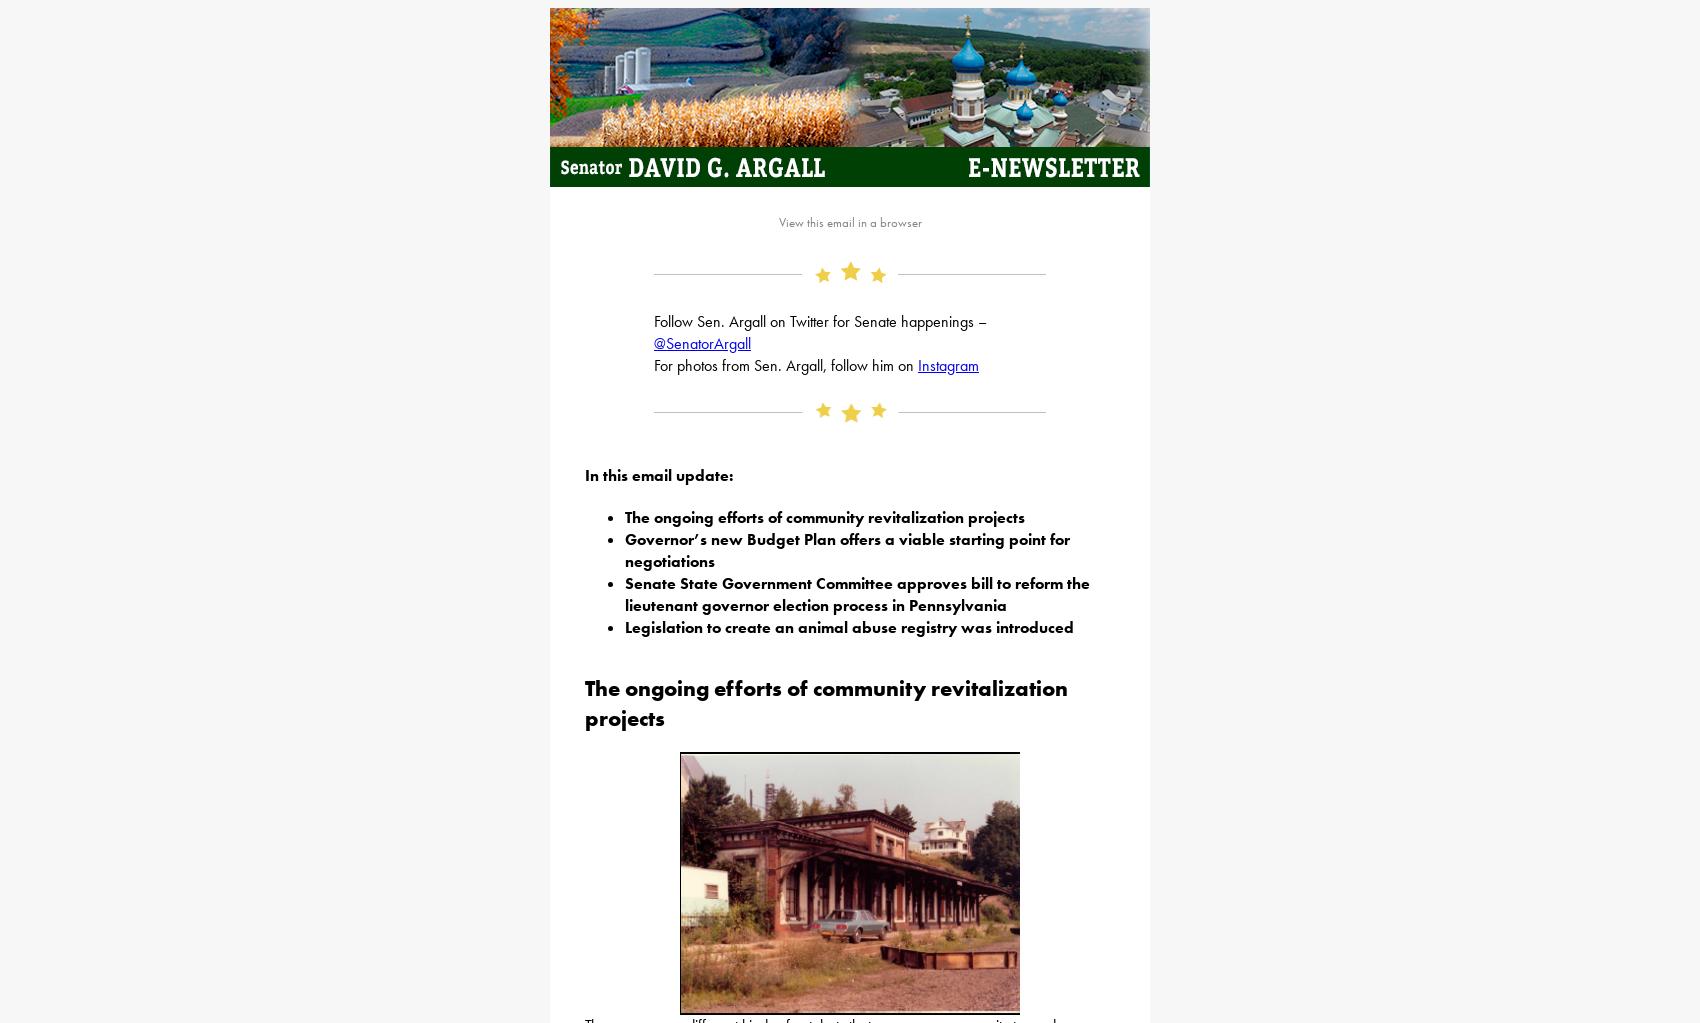 This screenshot has height=1023, width=1700. I want to click on 'Legislation to create an animal abuse registry was introduced', so click(848, 625).